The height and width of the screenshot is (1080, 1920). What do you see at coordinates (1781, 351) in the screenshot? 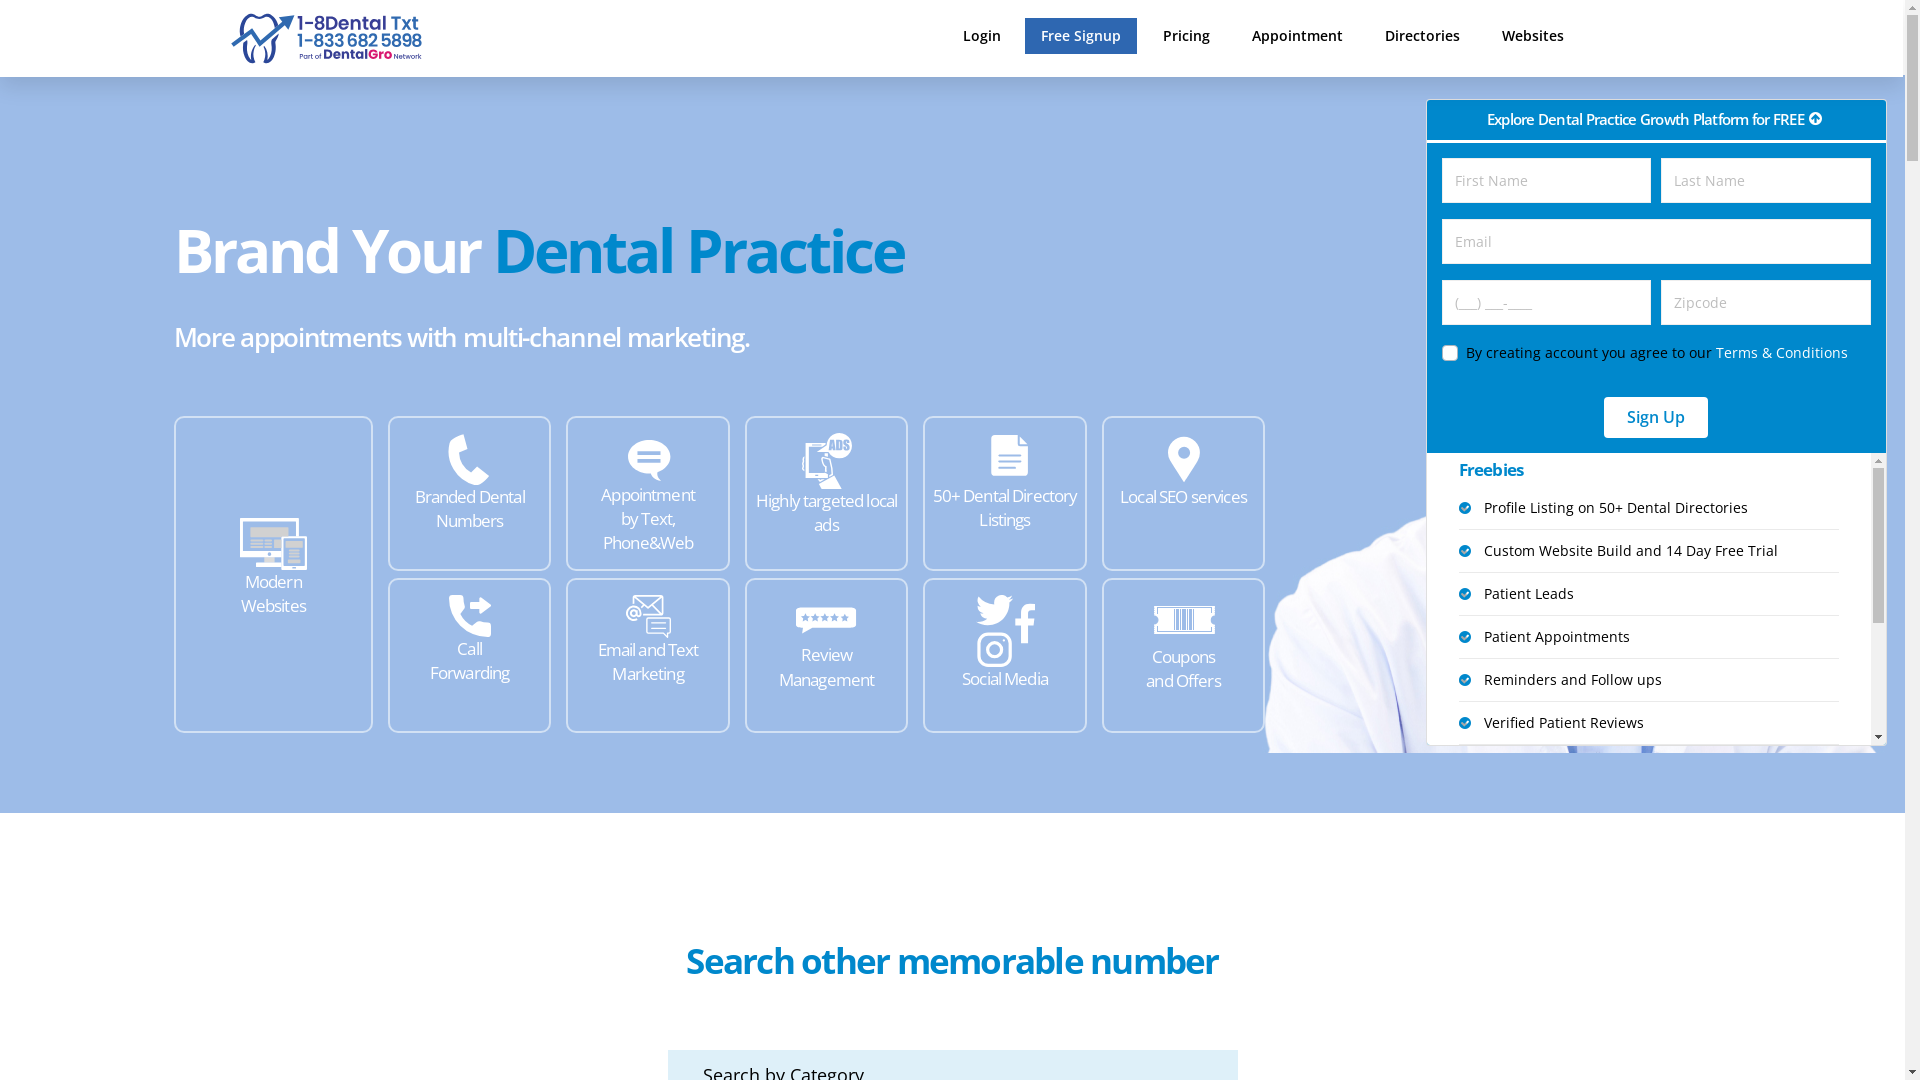
I see `'Terms & Conditions'` at bounding box center [1781, 351].